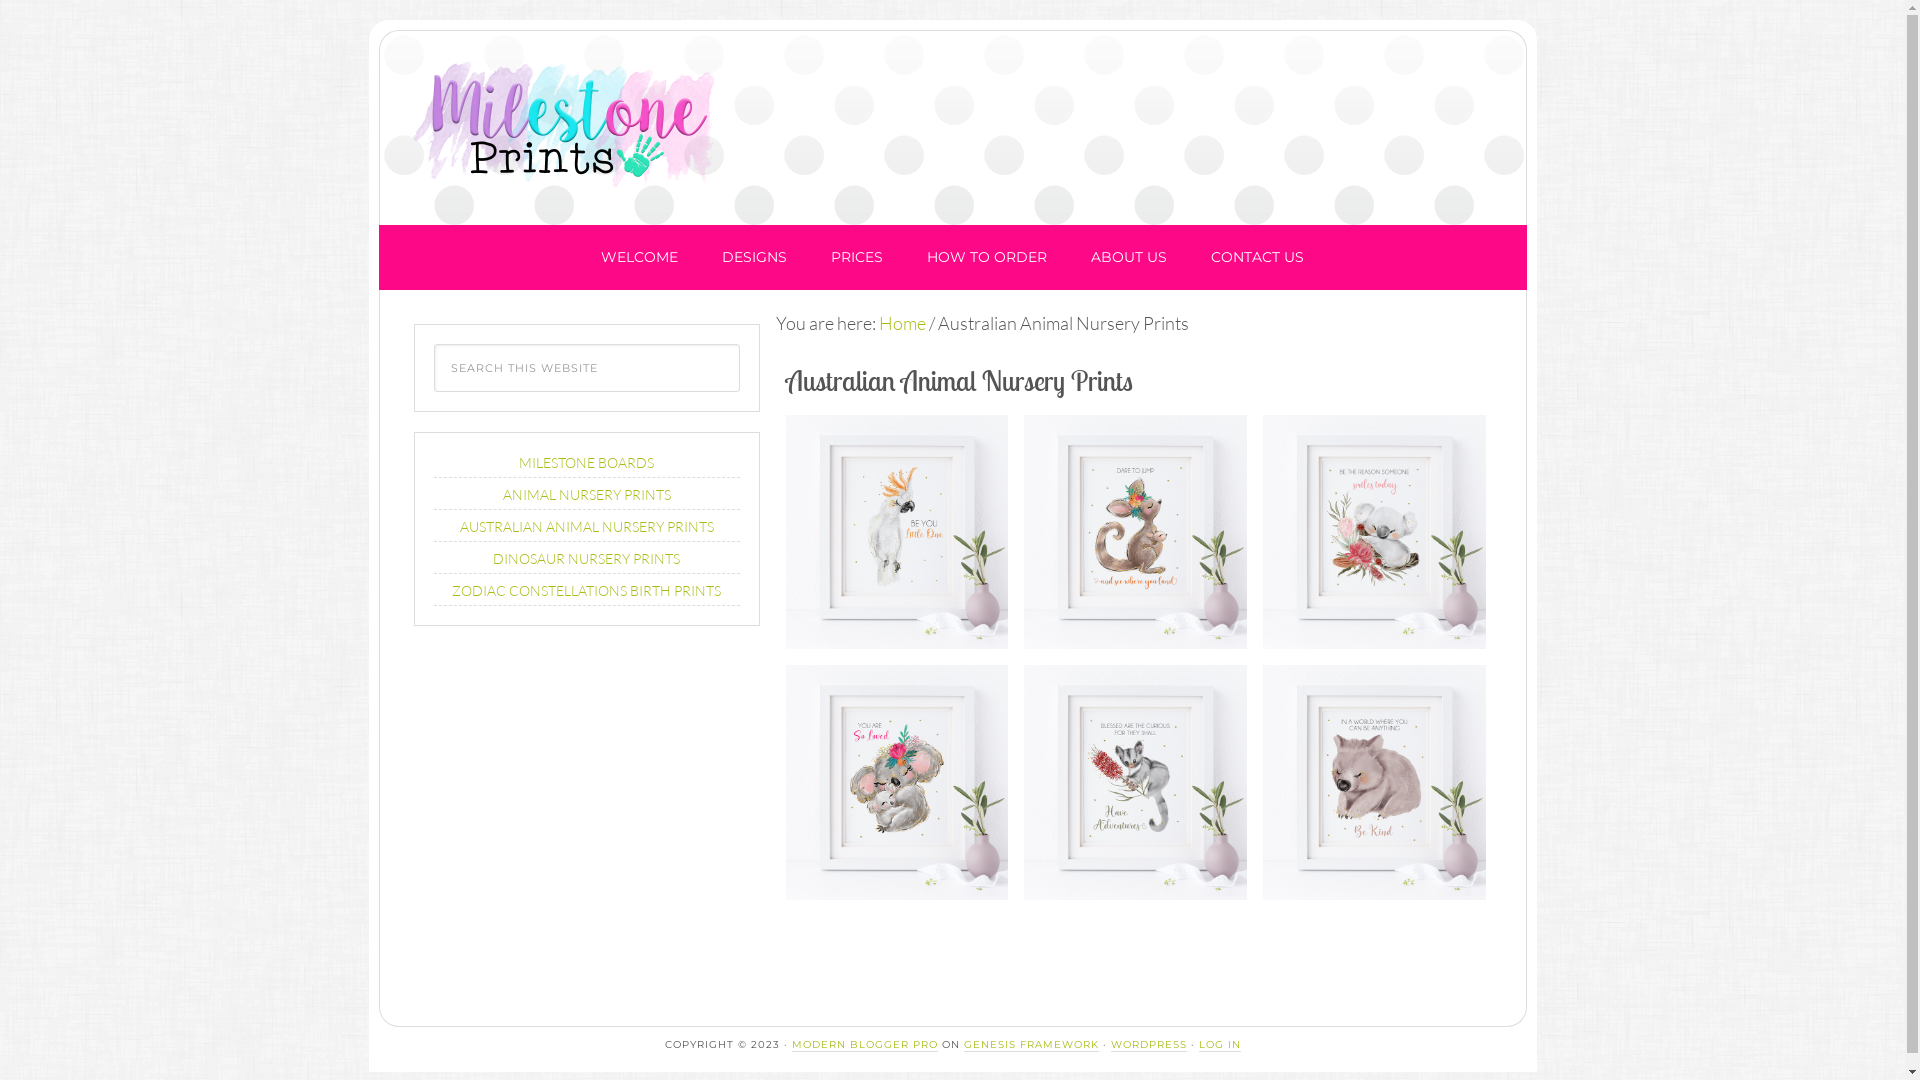 Image resolution: width=1920 pixels, height=1080 pixels. Describe the element at coordinates (585, 462) in the screenshot. I see `'MILESTONE BOARDS'` at that location.